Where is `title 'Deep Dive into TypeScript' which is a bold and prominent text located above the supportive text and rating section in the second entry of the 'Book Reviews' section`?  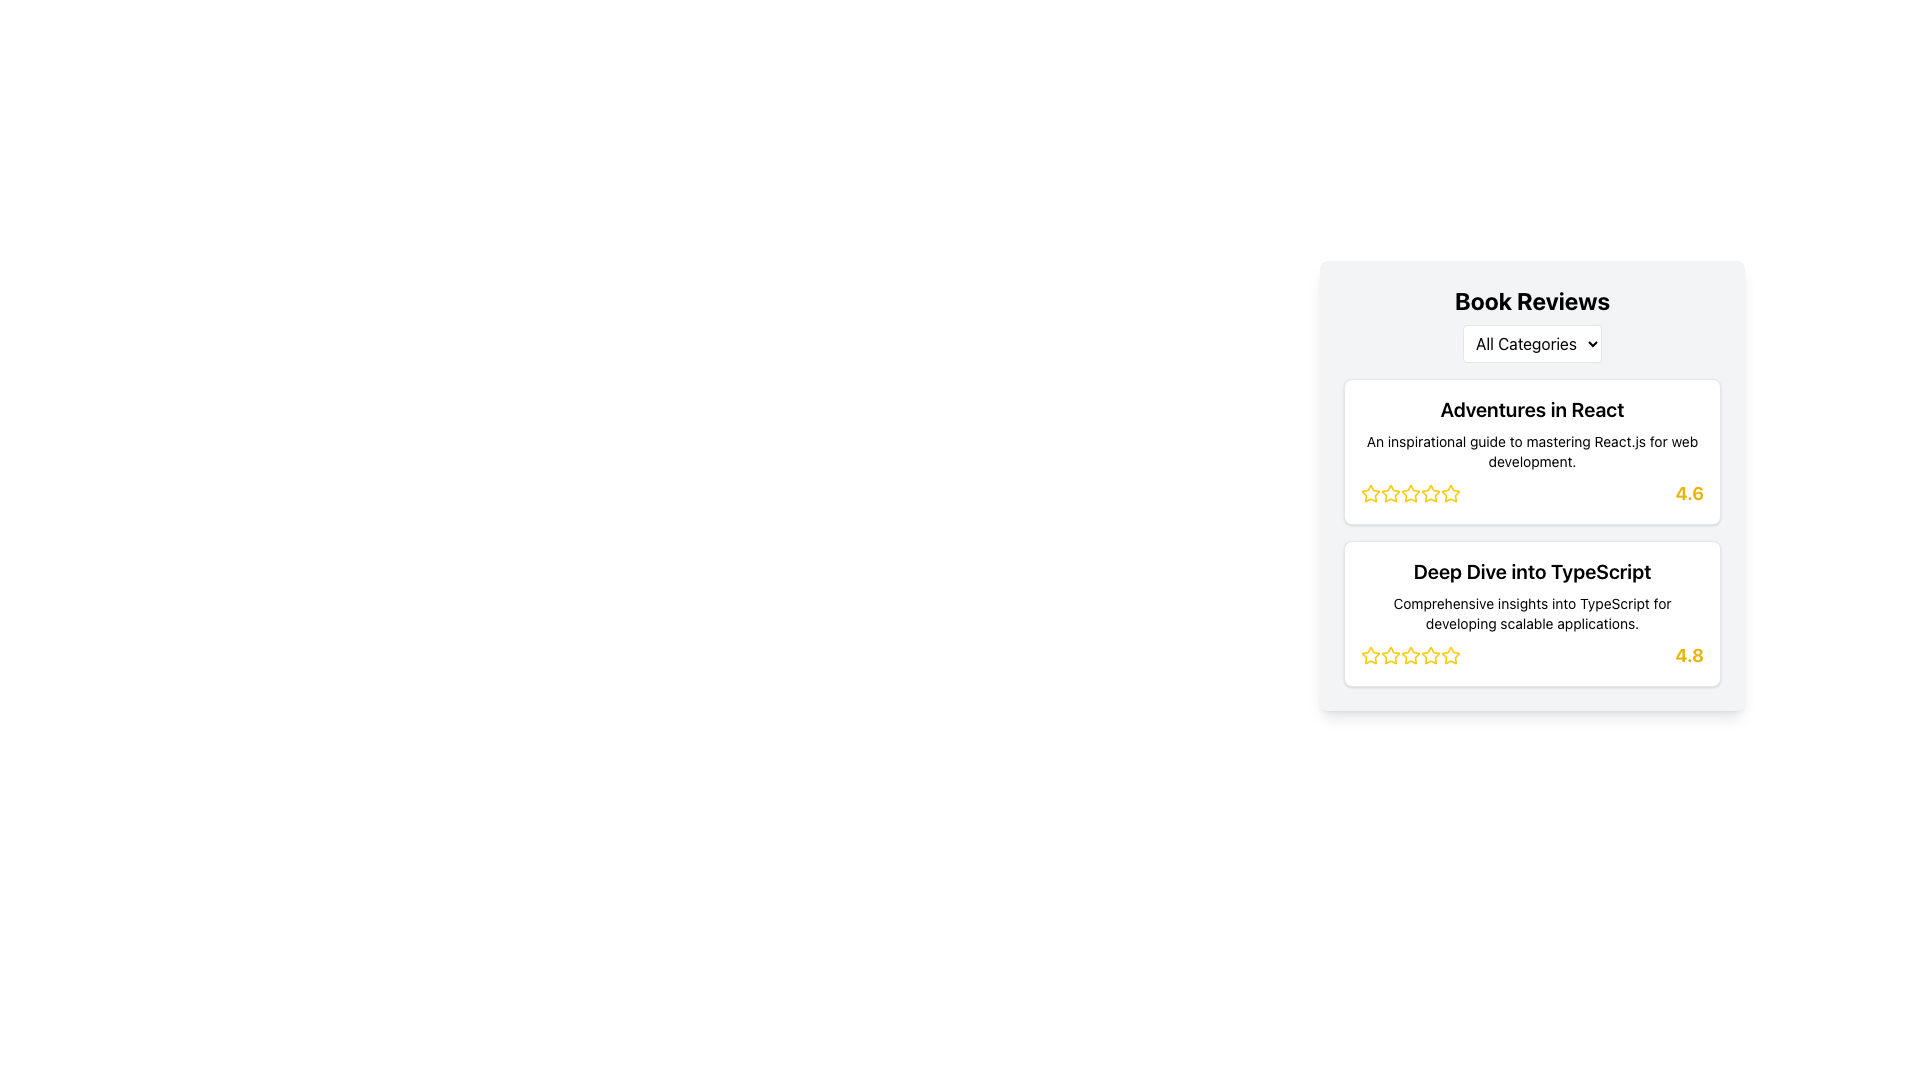 title 'Deep Dive into TypeScript' which is a bold and prominent text located above the supportive text and rating section in the second entry of the 'Book Reviews' section is located at coordinates (1531, 571).